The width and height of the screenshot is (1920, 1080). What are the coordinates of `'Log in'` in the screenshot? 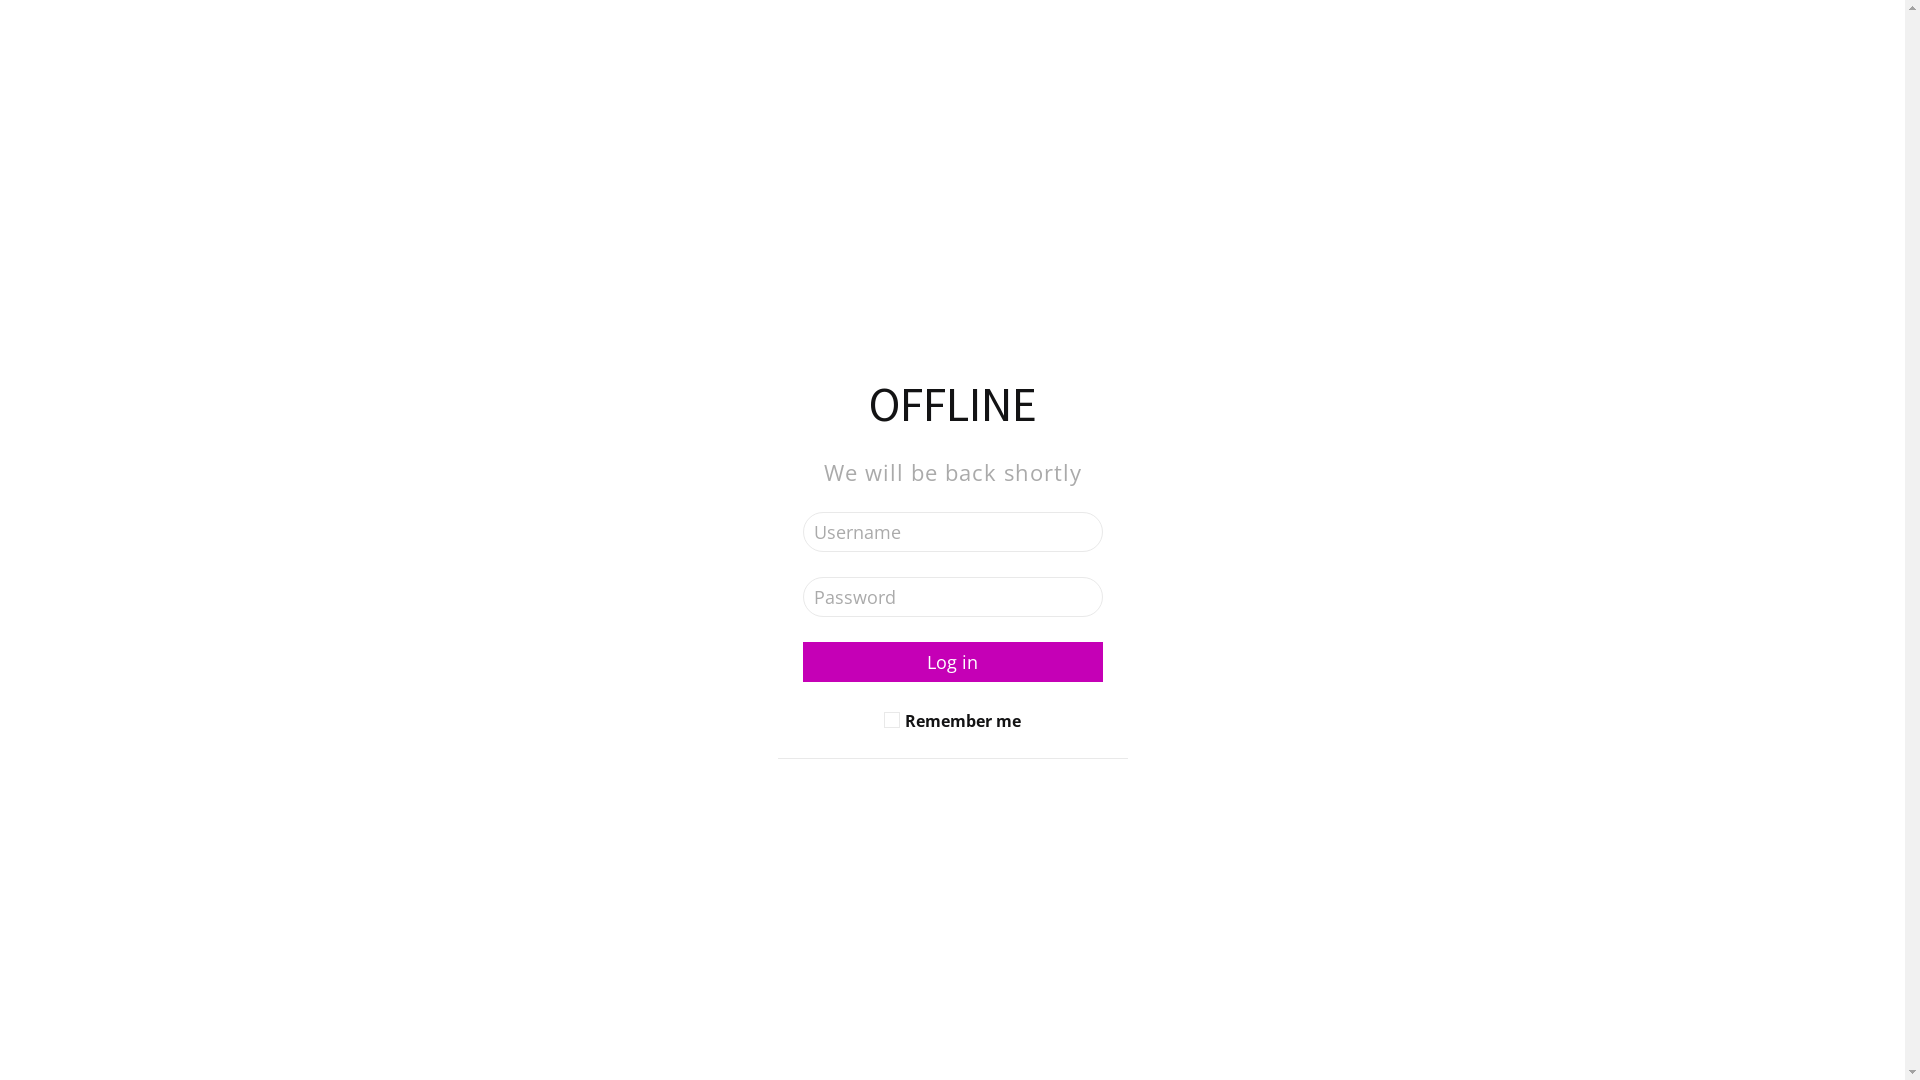 It's located at (950, 662).